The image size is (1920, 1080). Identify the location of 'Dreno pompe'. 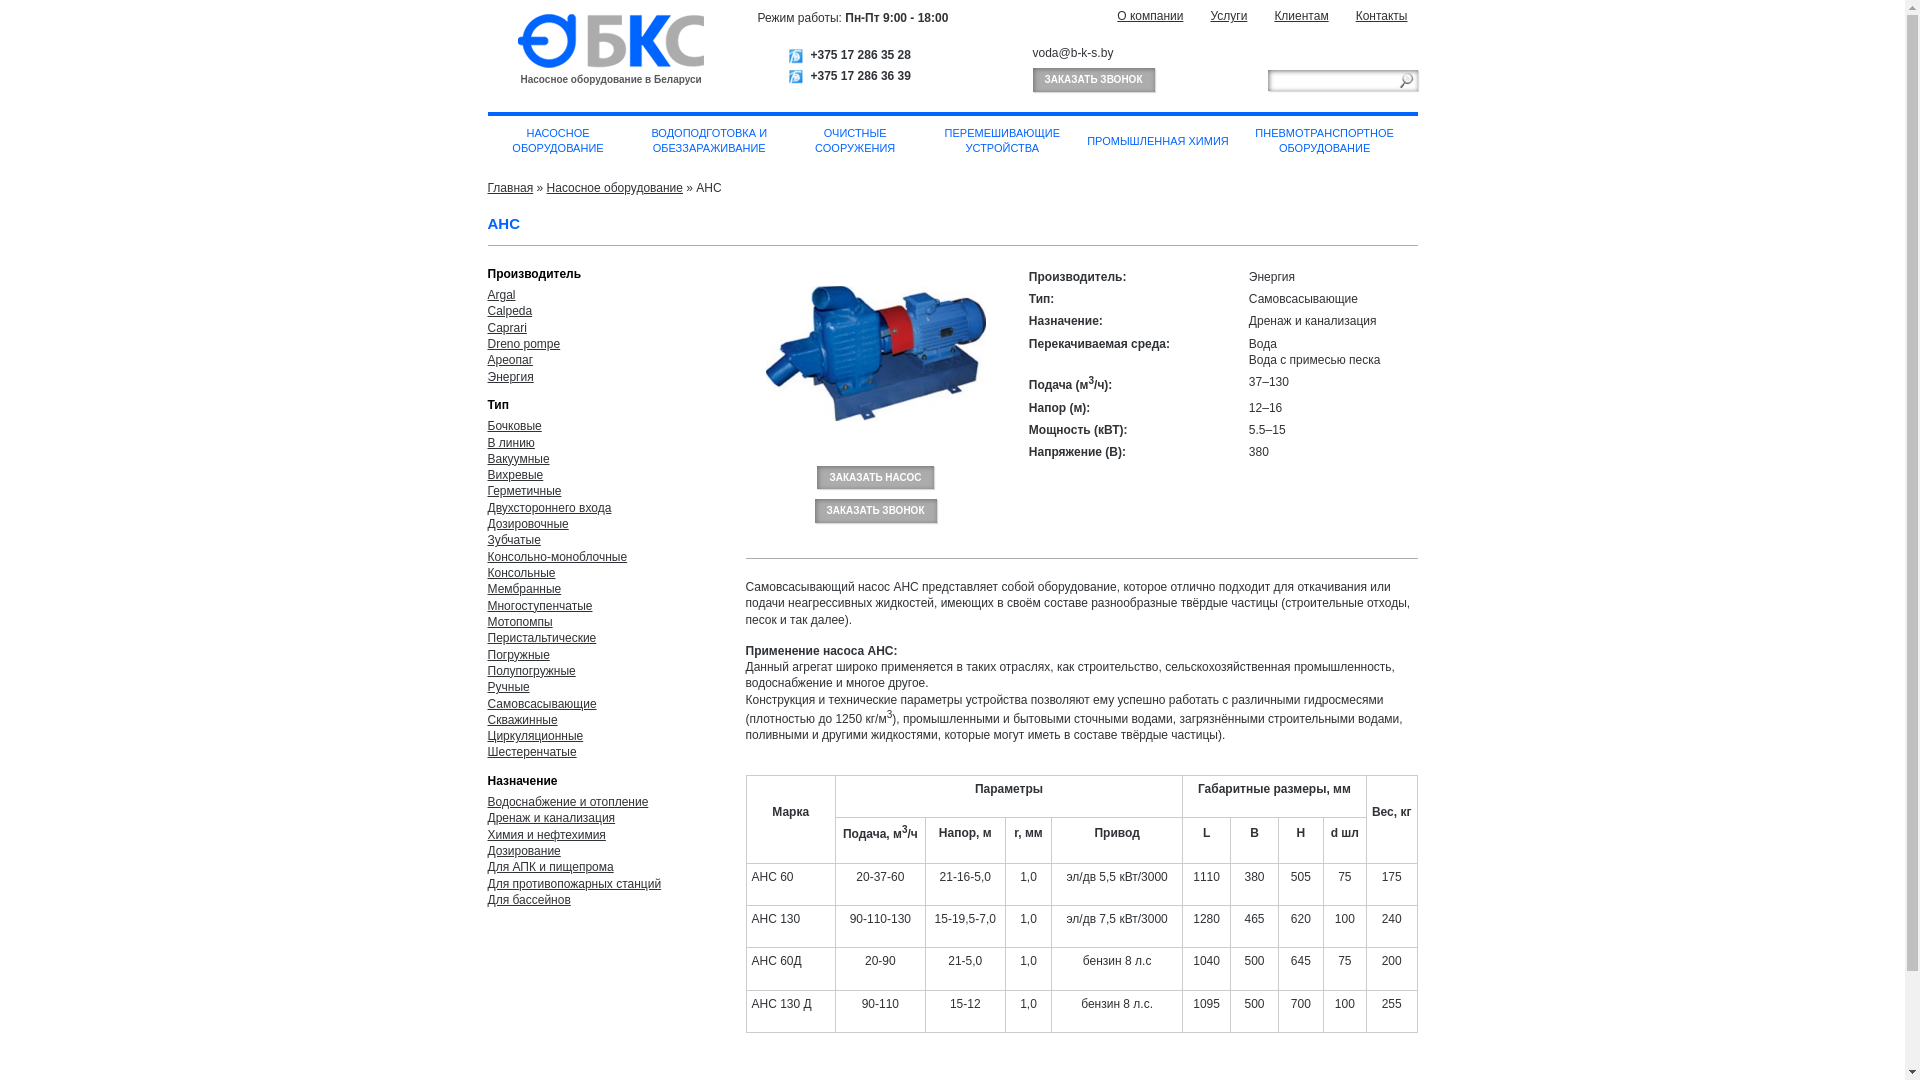
(524, 342).